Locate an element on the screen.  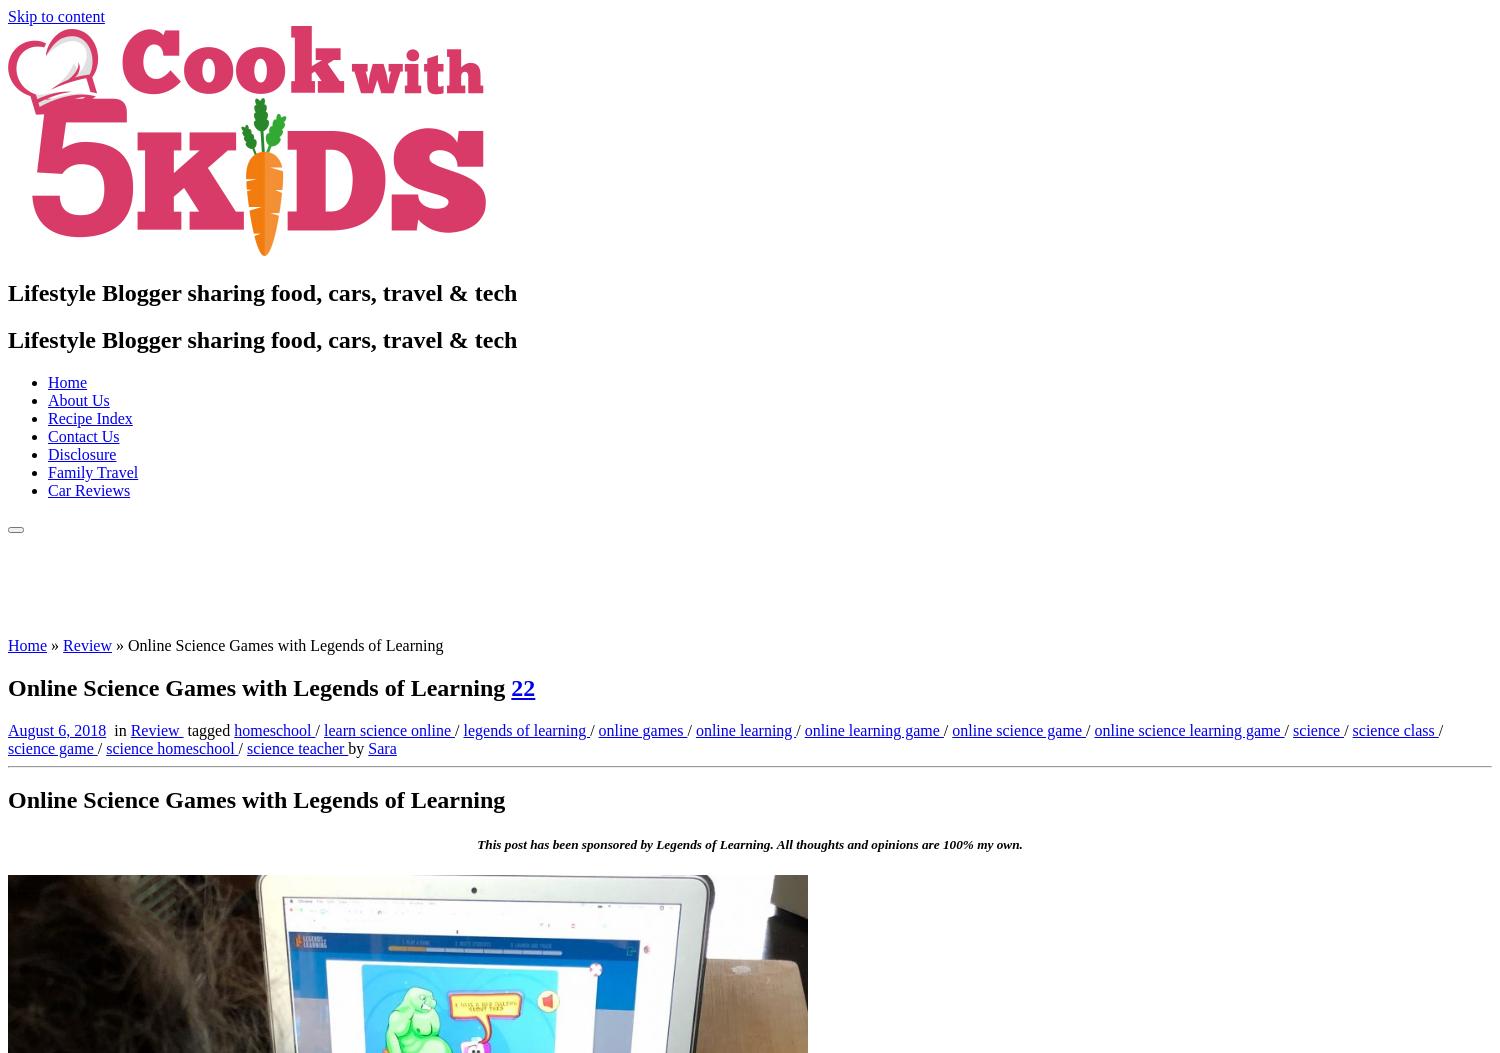
'science teacher' is located at coordinates (297, 746).